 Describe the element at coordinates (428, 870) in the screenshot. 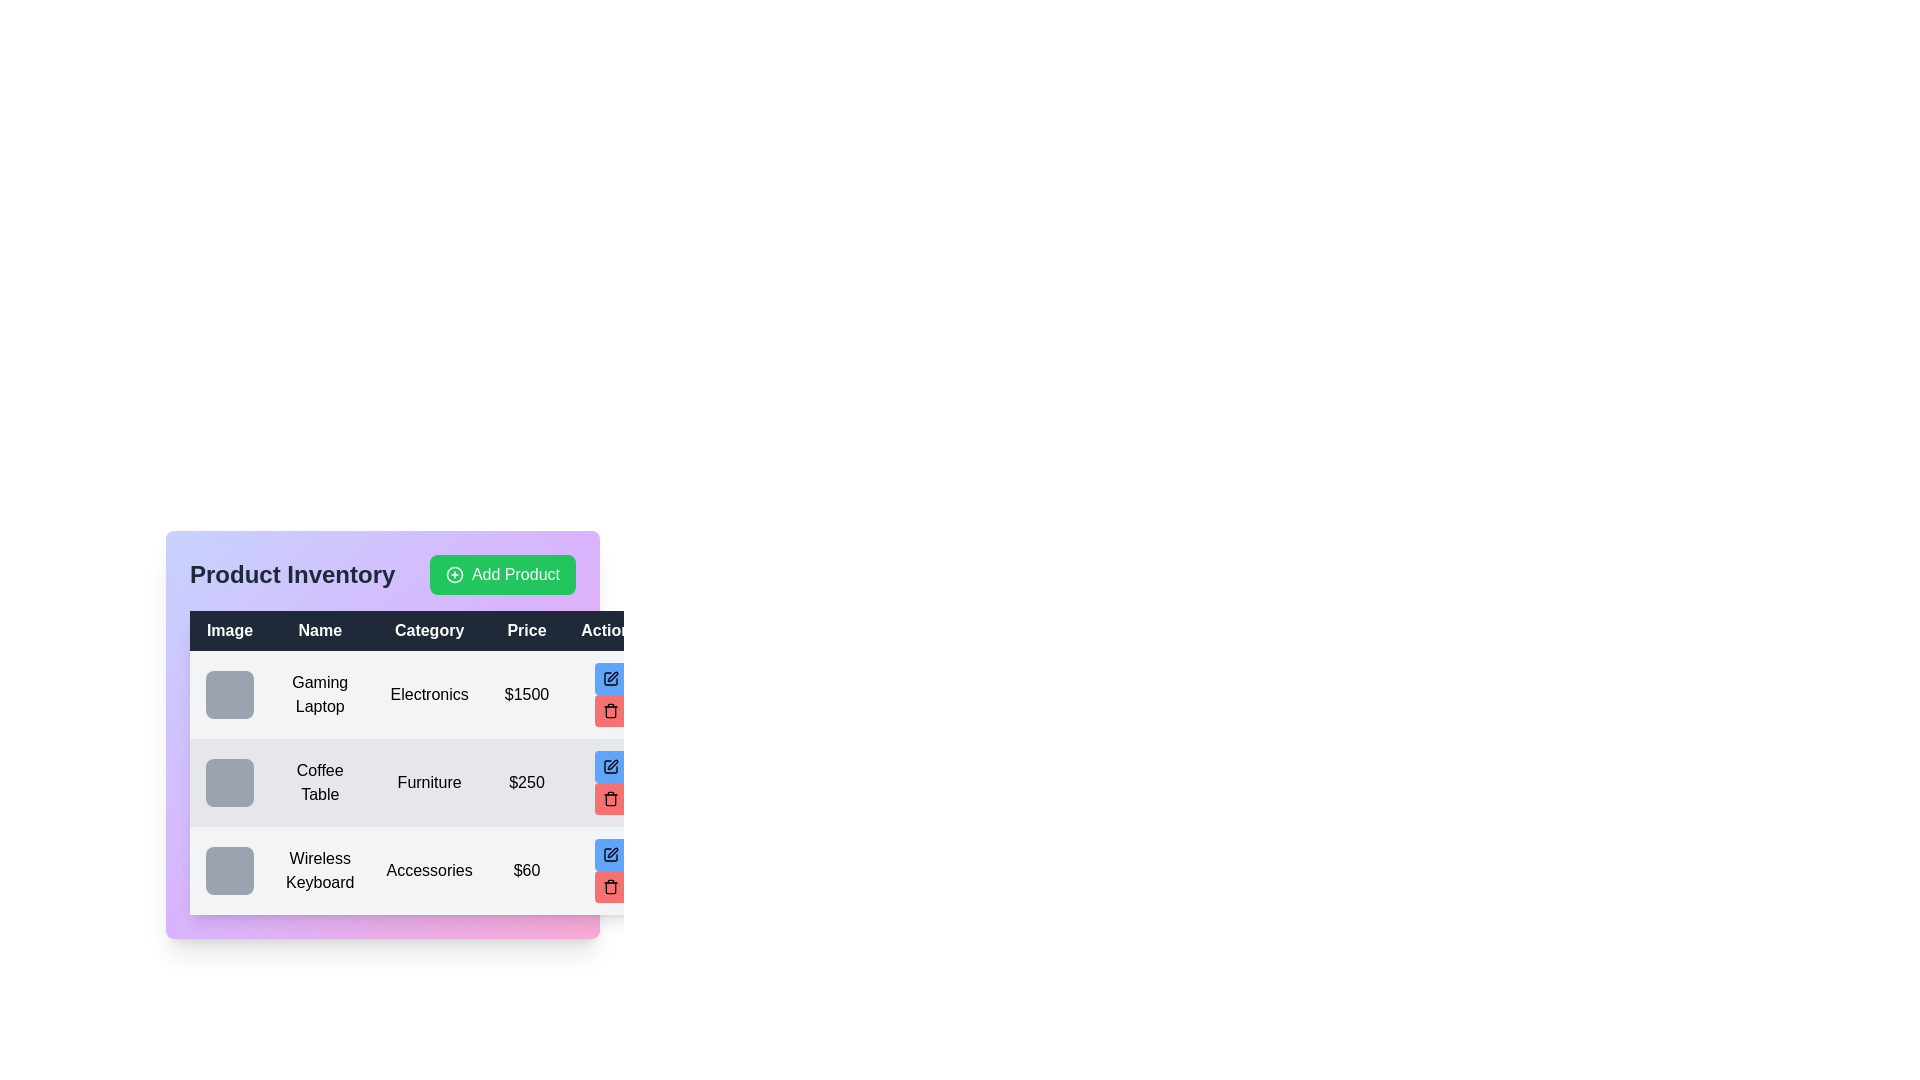

I see `the text label that displays 'Accessories' in the product catalog table, located in the third row, third column under the 'Category' heading` at that location.